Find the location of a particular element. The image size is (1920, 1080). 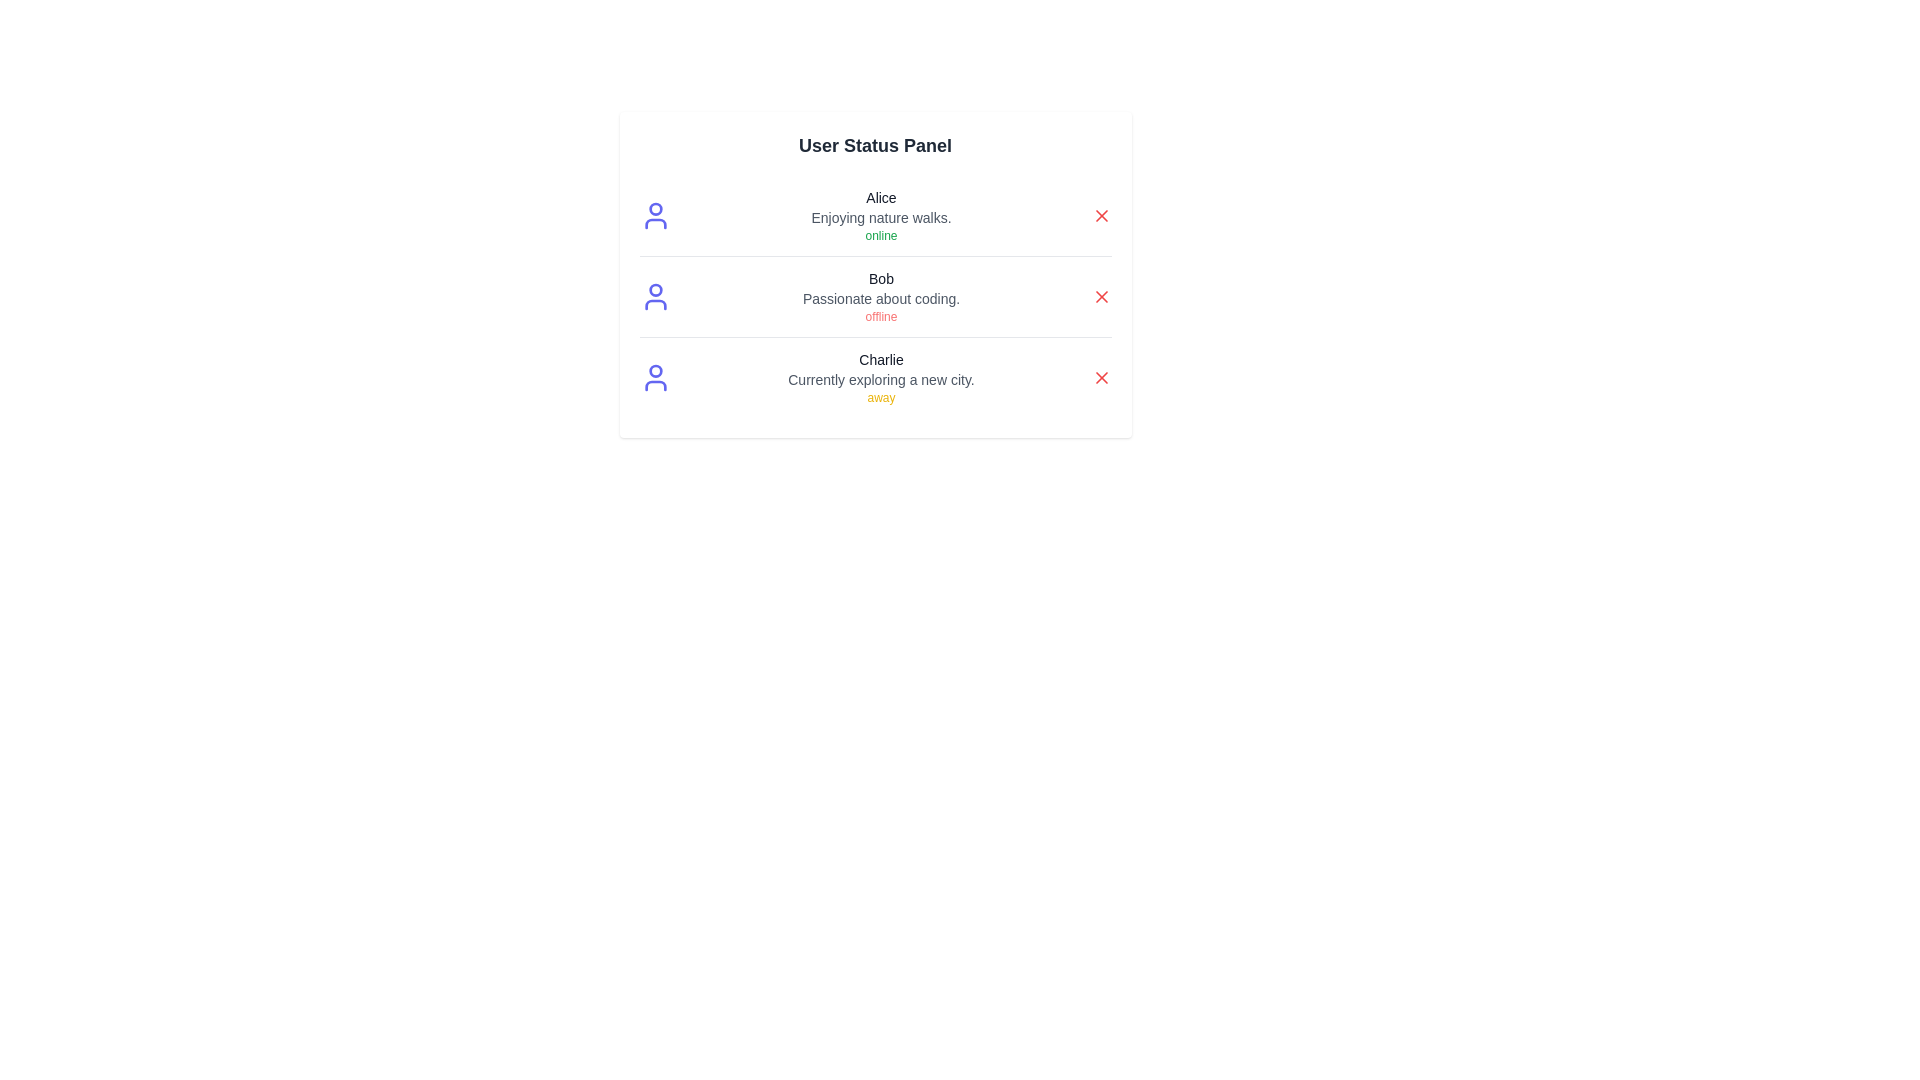

the status message text indicating the current activity or state of the user, which is positioned between the name text 'Charlie' and the status text 'away' in the bottom section of the user status panel is located at coordinates (880, 380).